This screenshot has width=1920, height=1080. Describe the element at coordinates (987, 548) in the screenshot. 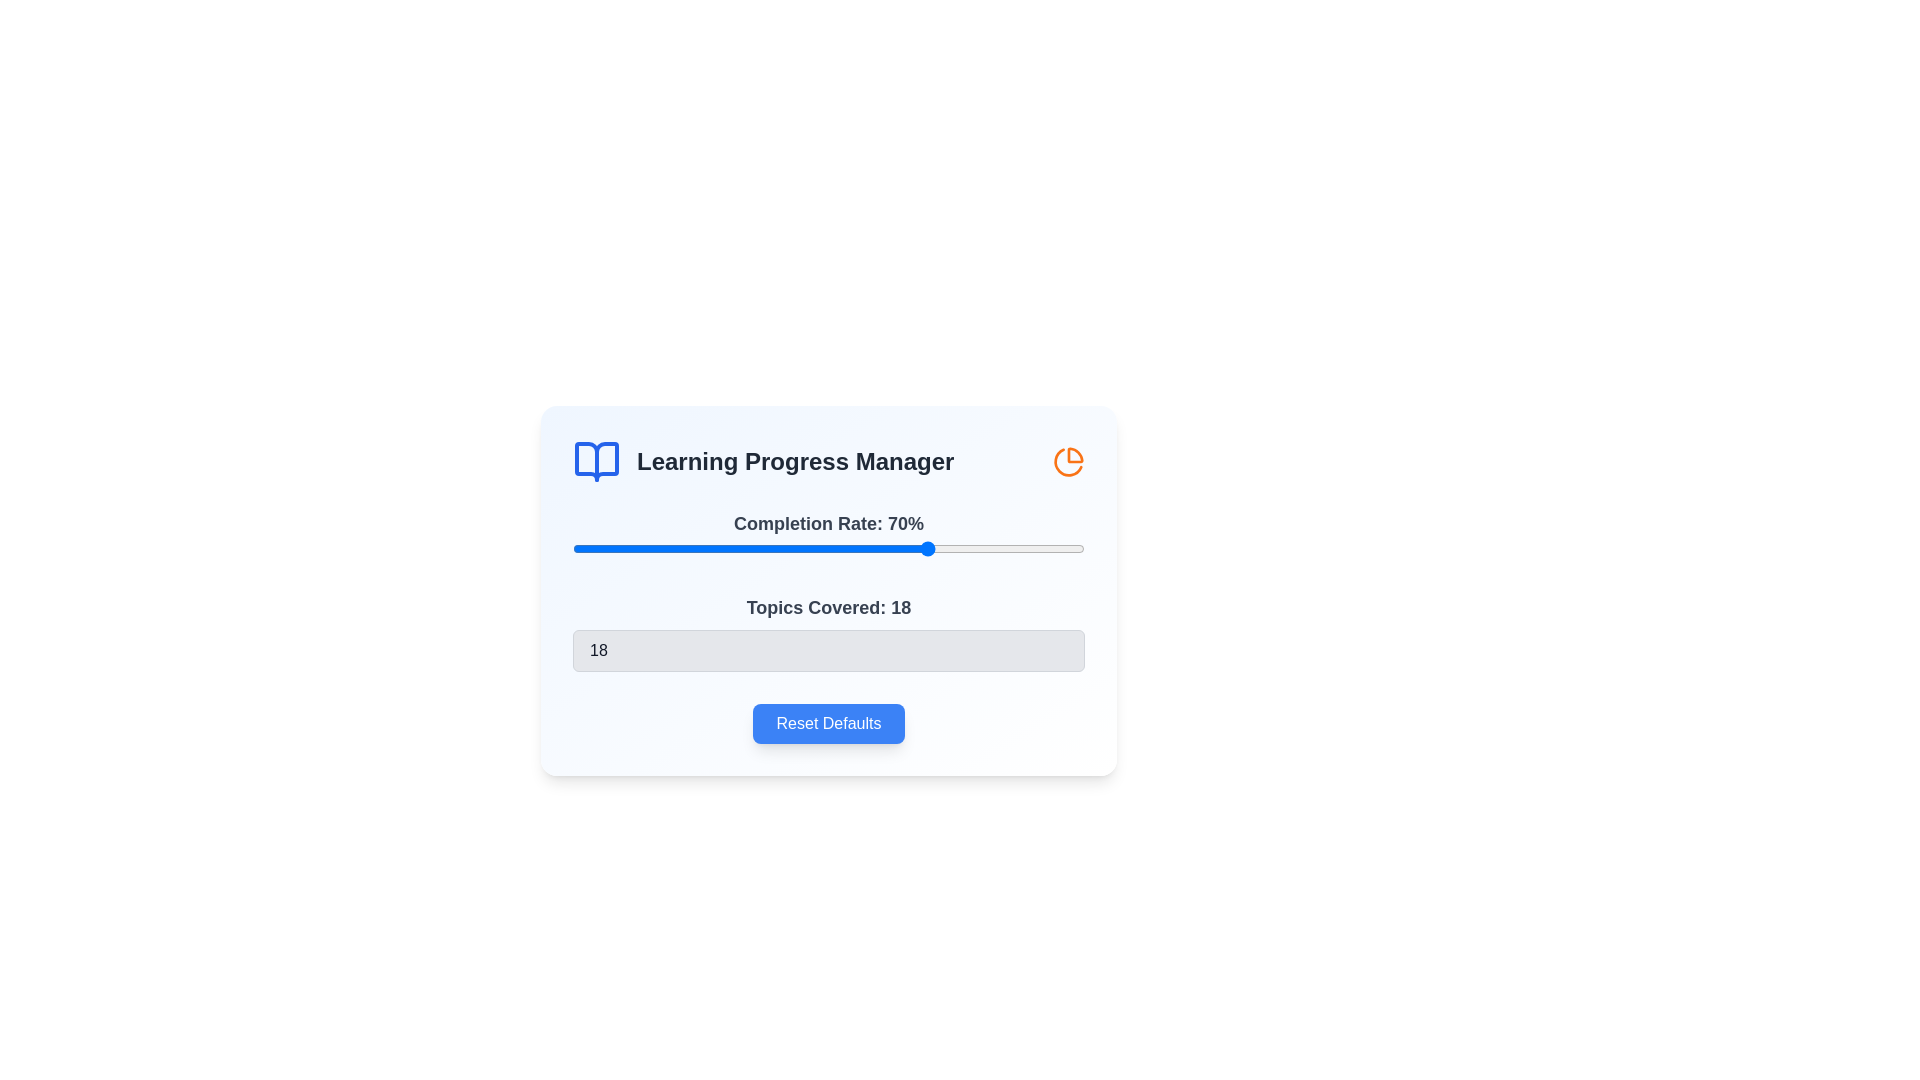

I see `the completion rate slider to 81%` at that location.